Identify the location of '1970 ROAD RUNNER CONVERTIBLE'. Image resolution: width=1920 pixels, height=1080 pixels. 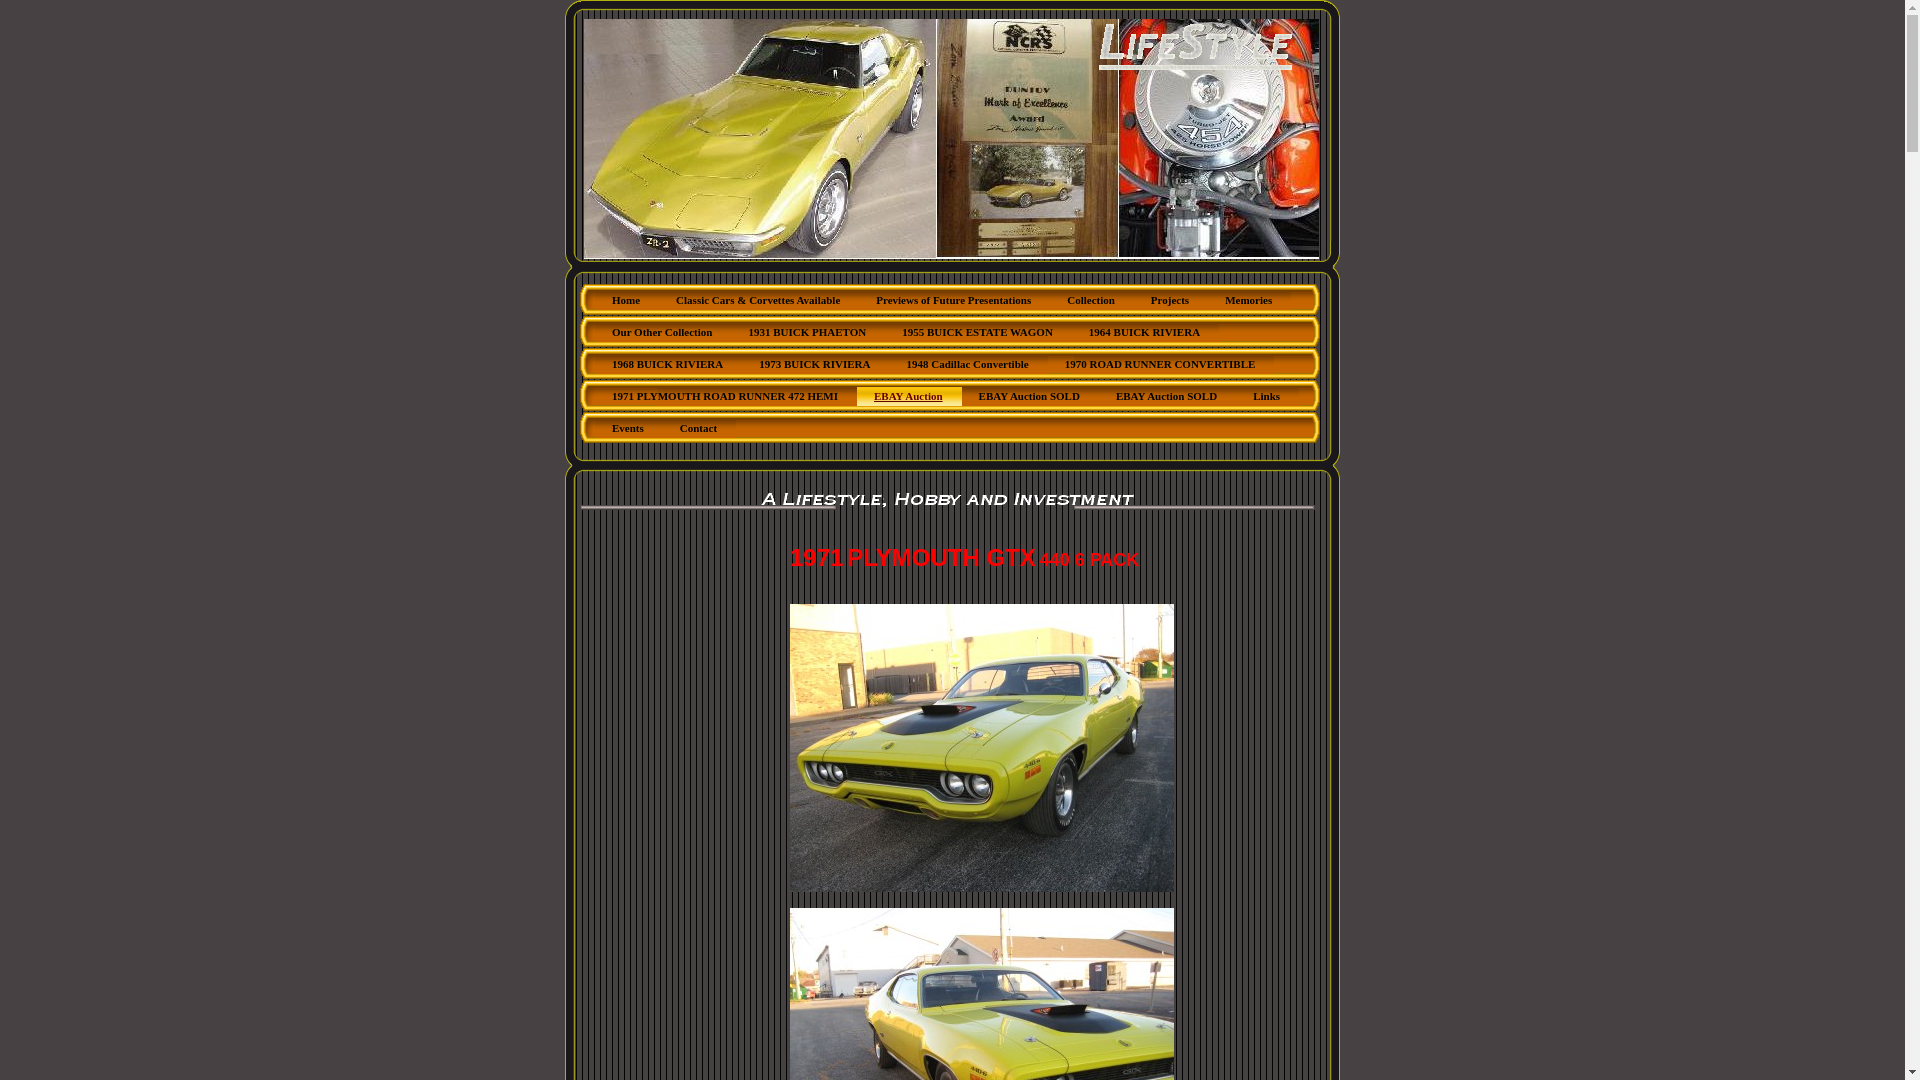
(1161, 365).